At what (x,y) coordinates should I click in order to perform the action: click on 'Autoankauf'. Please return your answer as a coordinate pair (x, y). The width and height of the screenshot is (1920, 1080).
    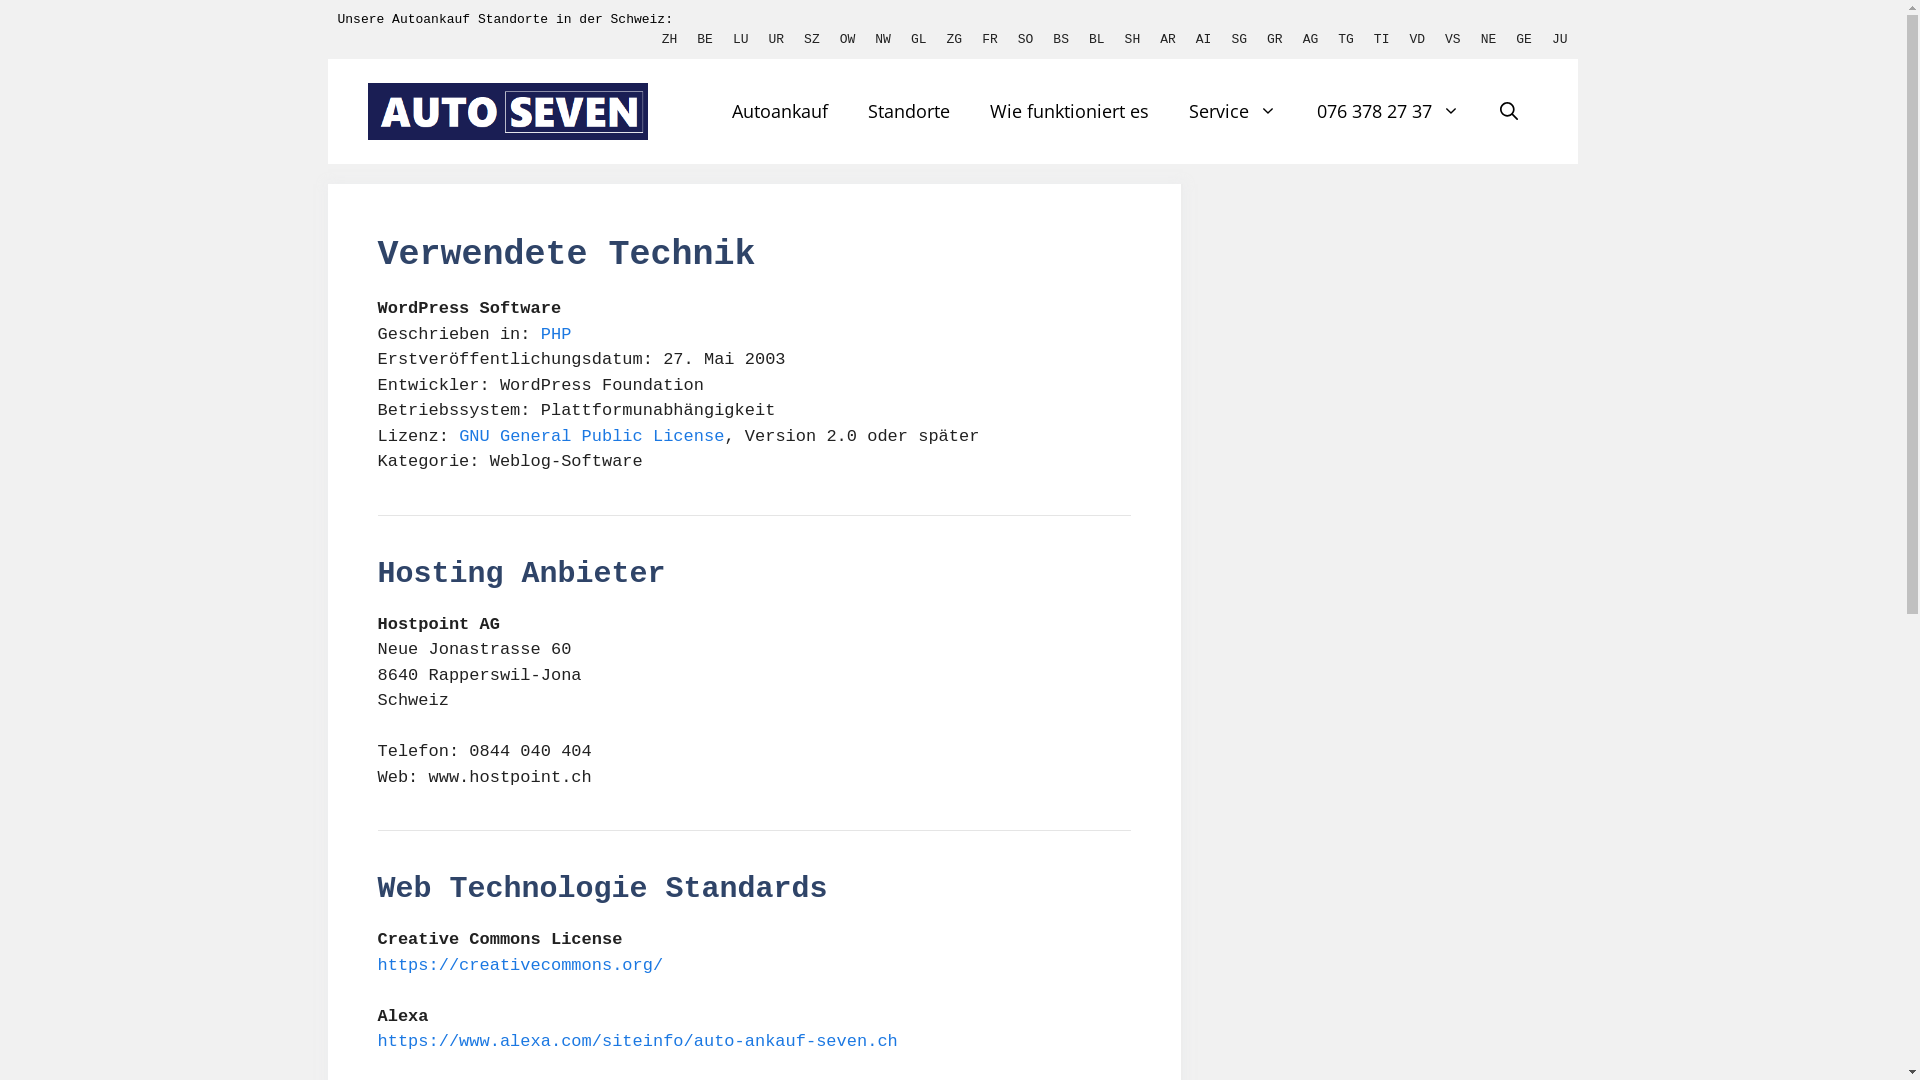
    Looking at the image, I should click on (778, 111).